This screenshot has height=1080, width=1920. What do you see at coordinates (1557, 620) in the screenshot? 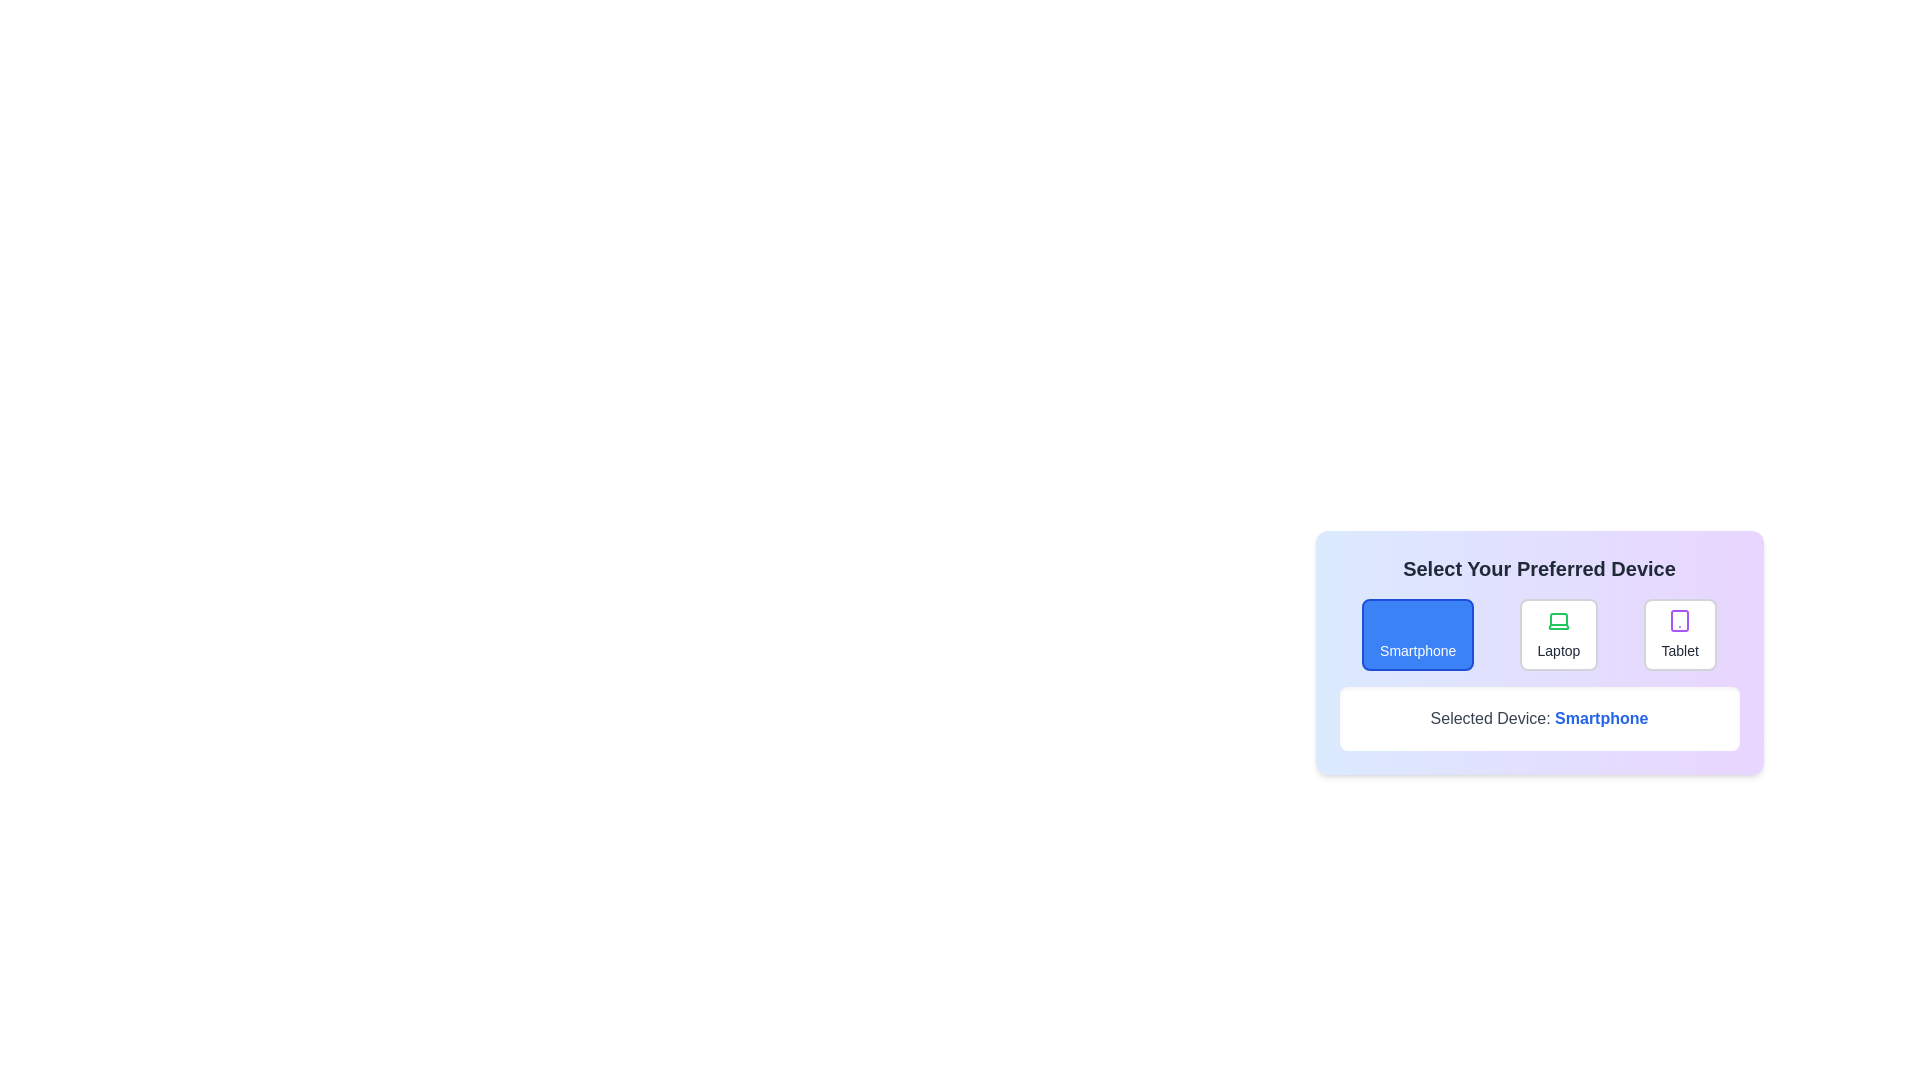
I see `the laptop icon, which is a small green outline icon located within the button labeled 'Laptop' in the 'Select Your Preferred Device' section` at bounding box center [1557, 620].